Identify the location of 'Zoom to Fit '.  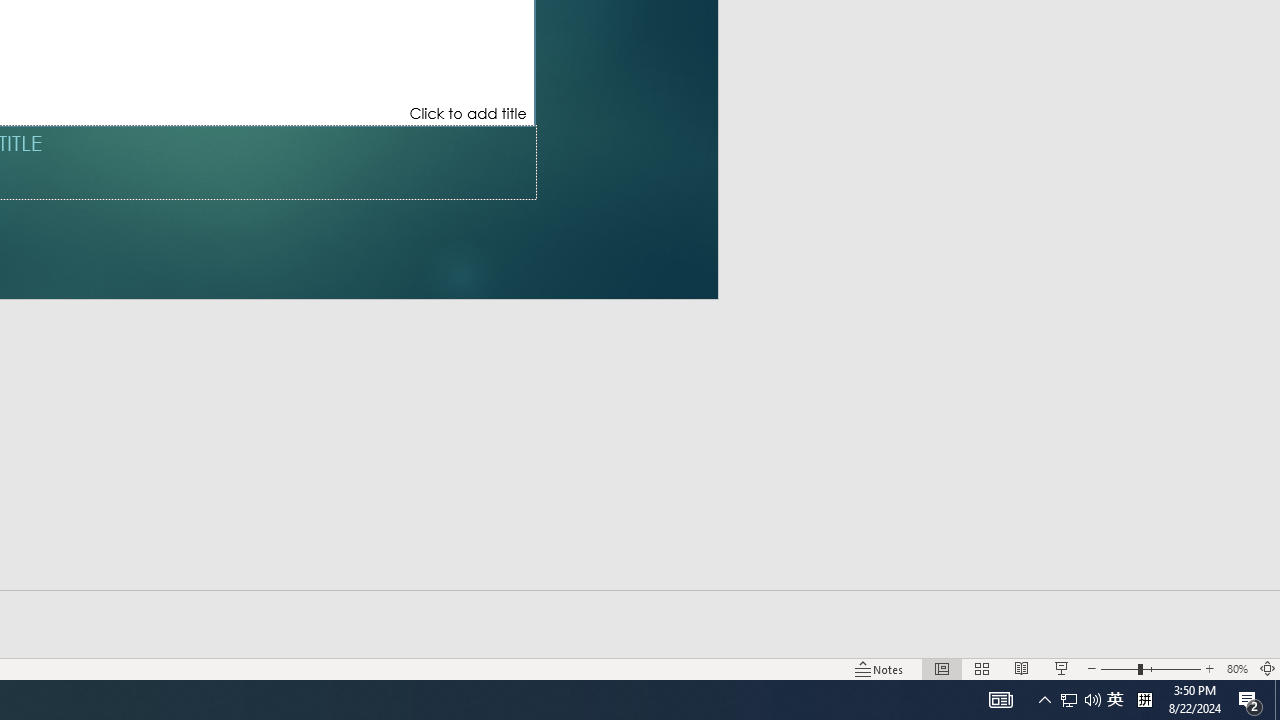
(1266, 669).